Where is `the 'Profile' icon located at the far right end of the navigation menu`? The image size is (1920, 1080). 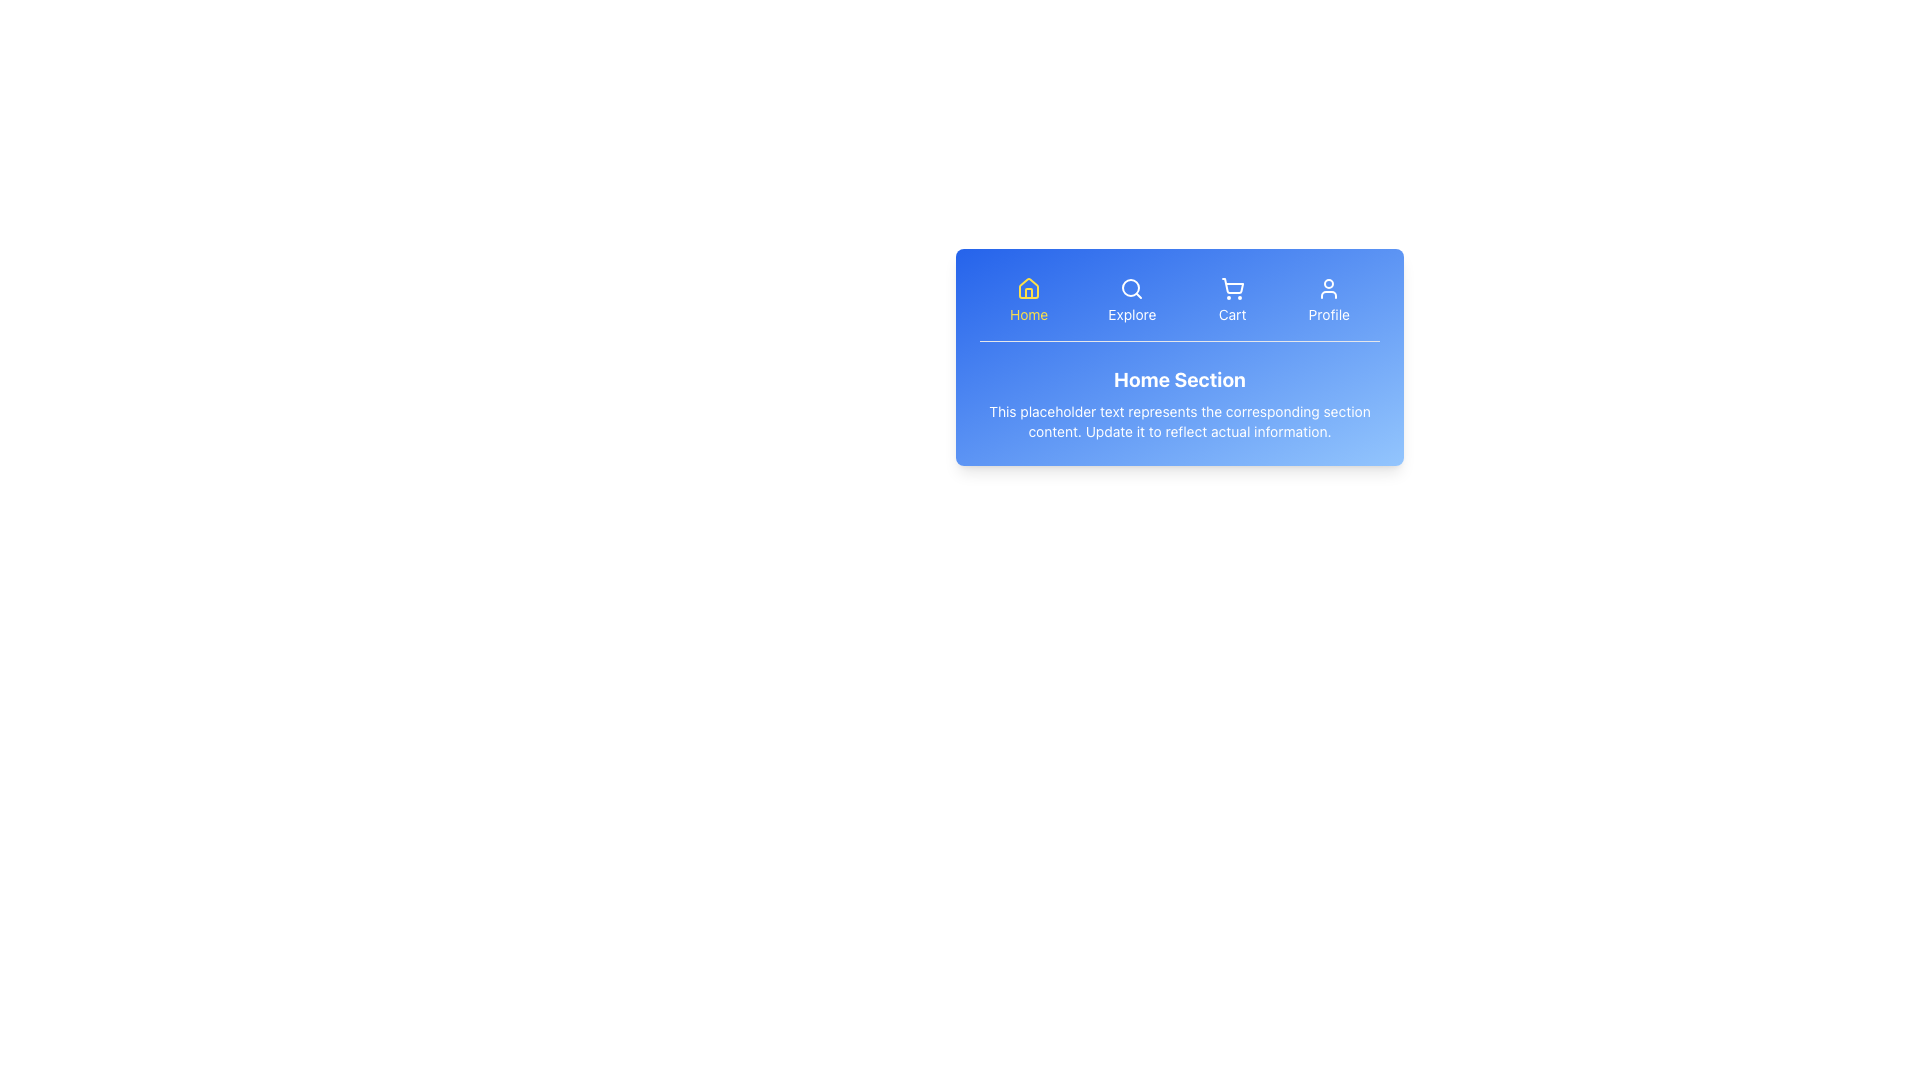 the 'Profile' icon located at the far right end of the navigation menu is located at coordinates (1329, 289).